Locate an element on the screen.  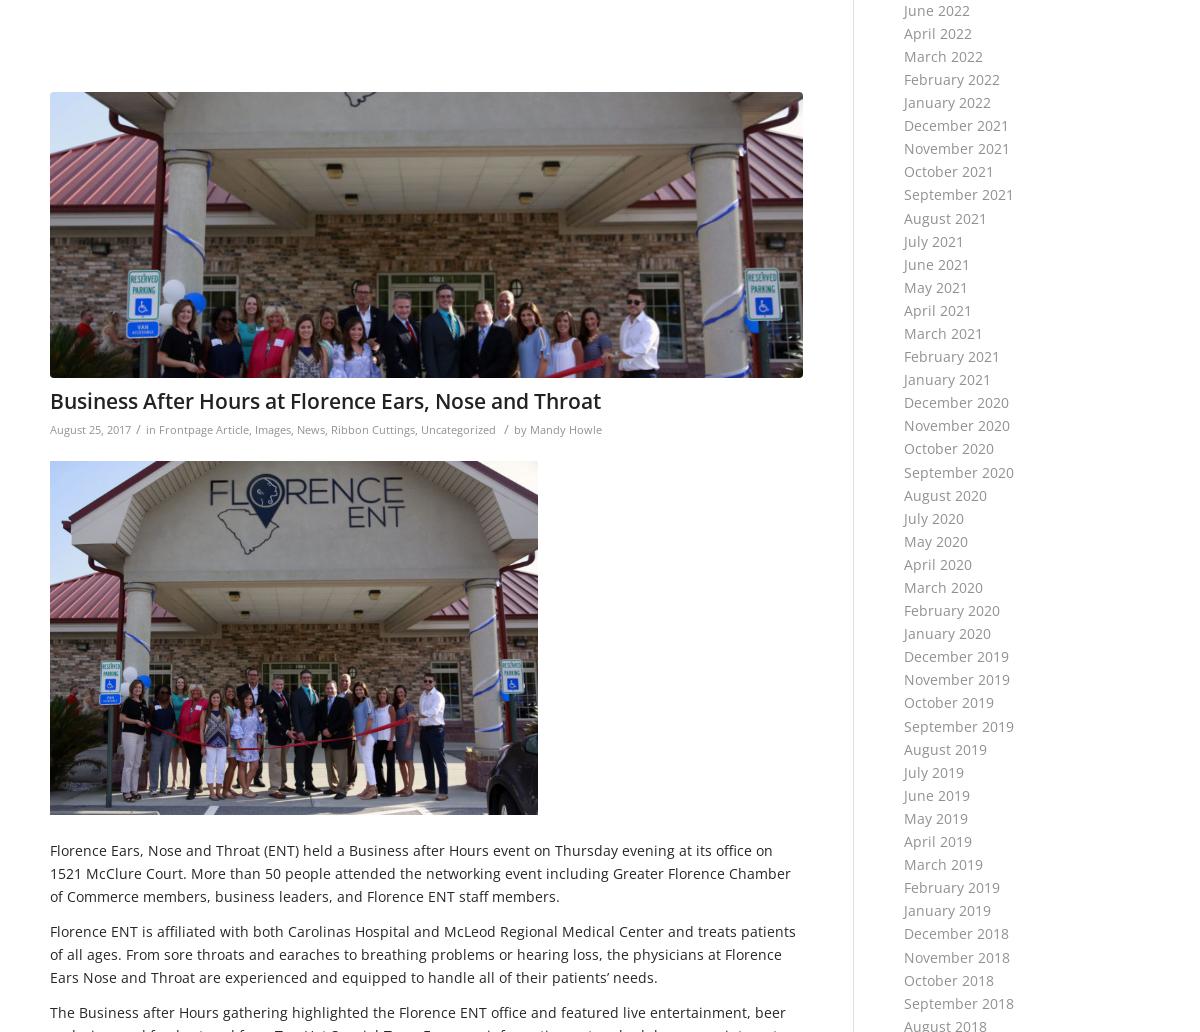
'December 2021' is located at coordinates (956, 125).